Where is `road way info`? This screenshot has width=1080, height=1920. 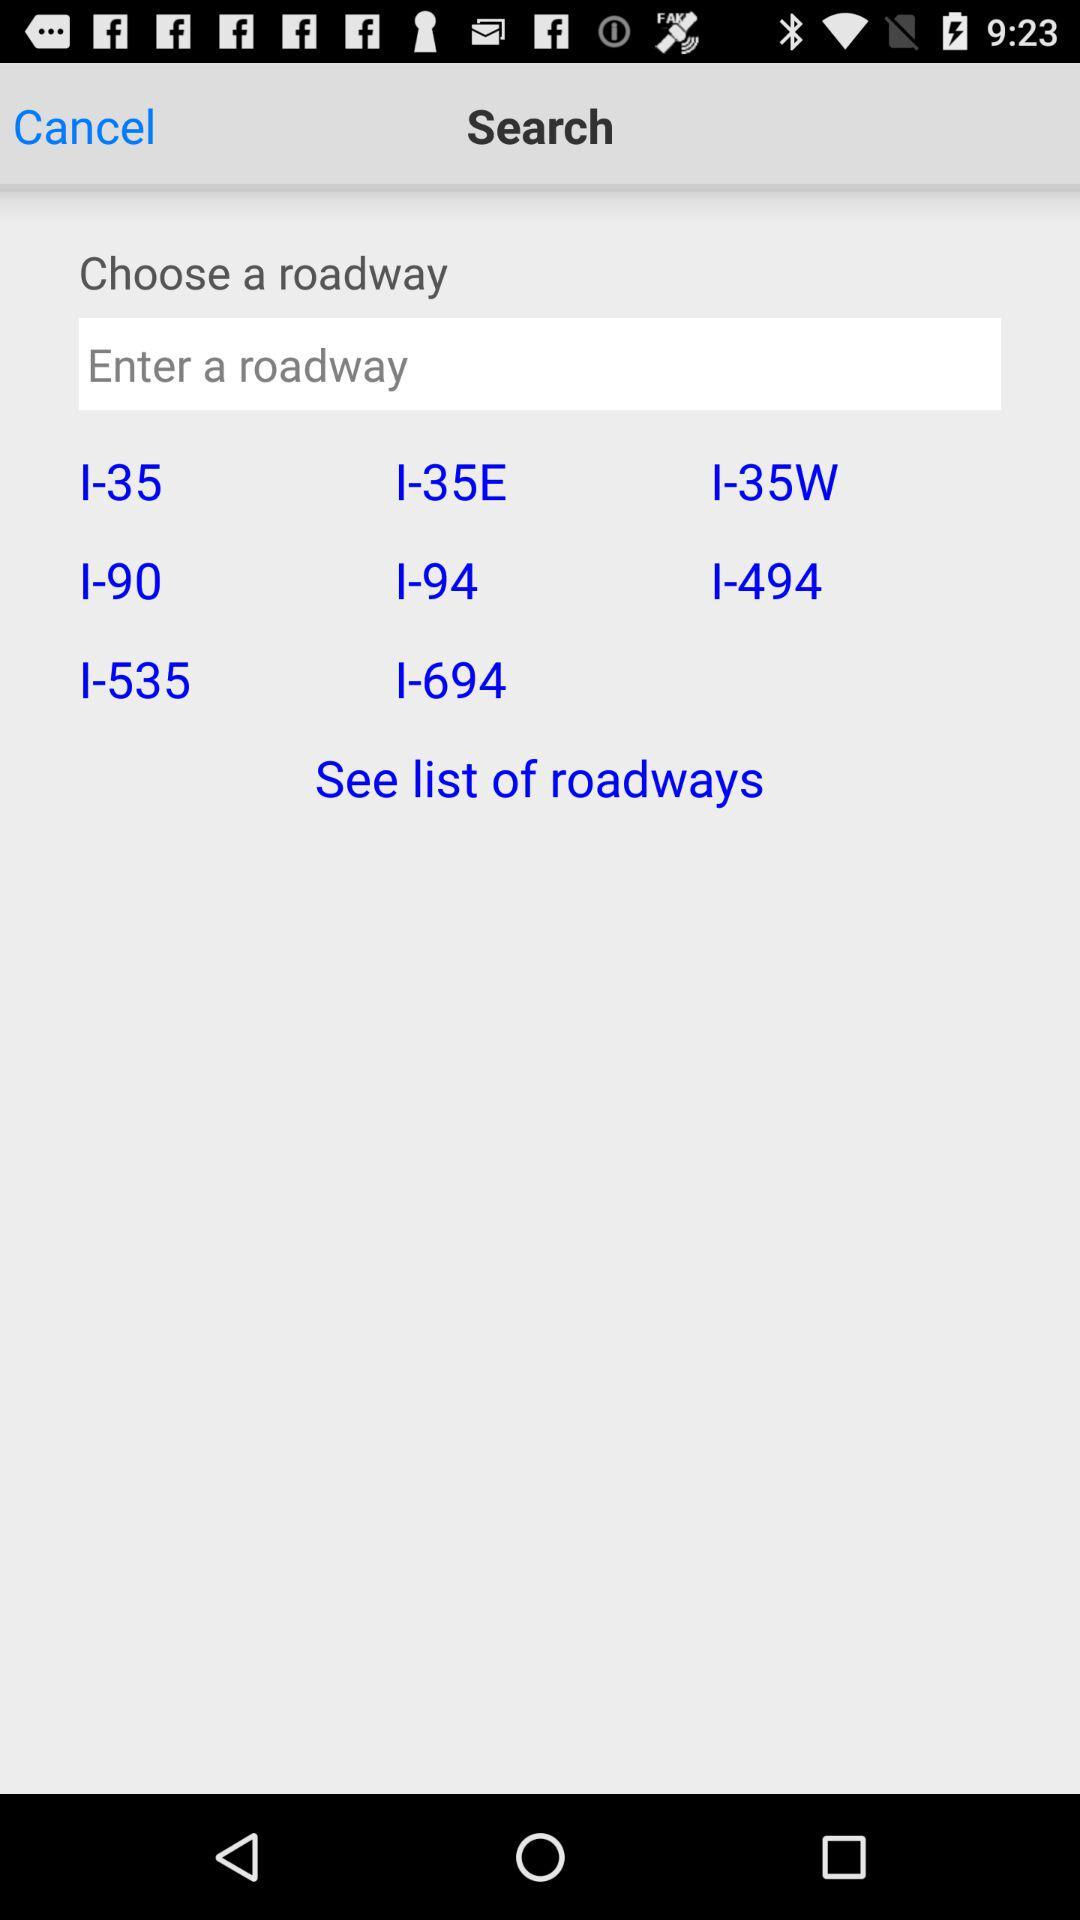 road way info is located at coordinates (540, 364).